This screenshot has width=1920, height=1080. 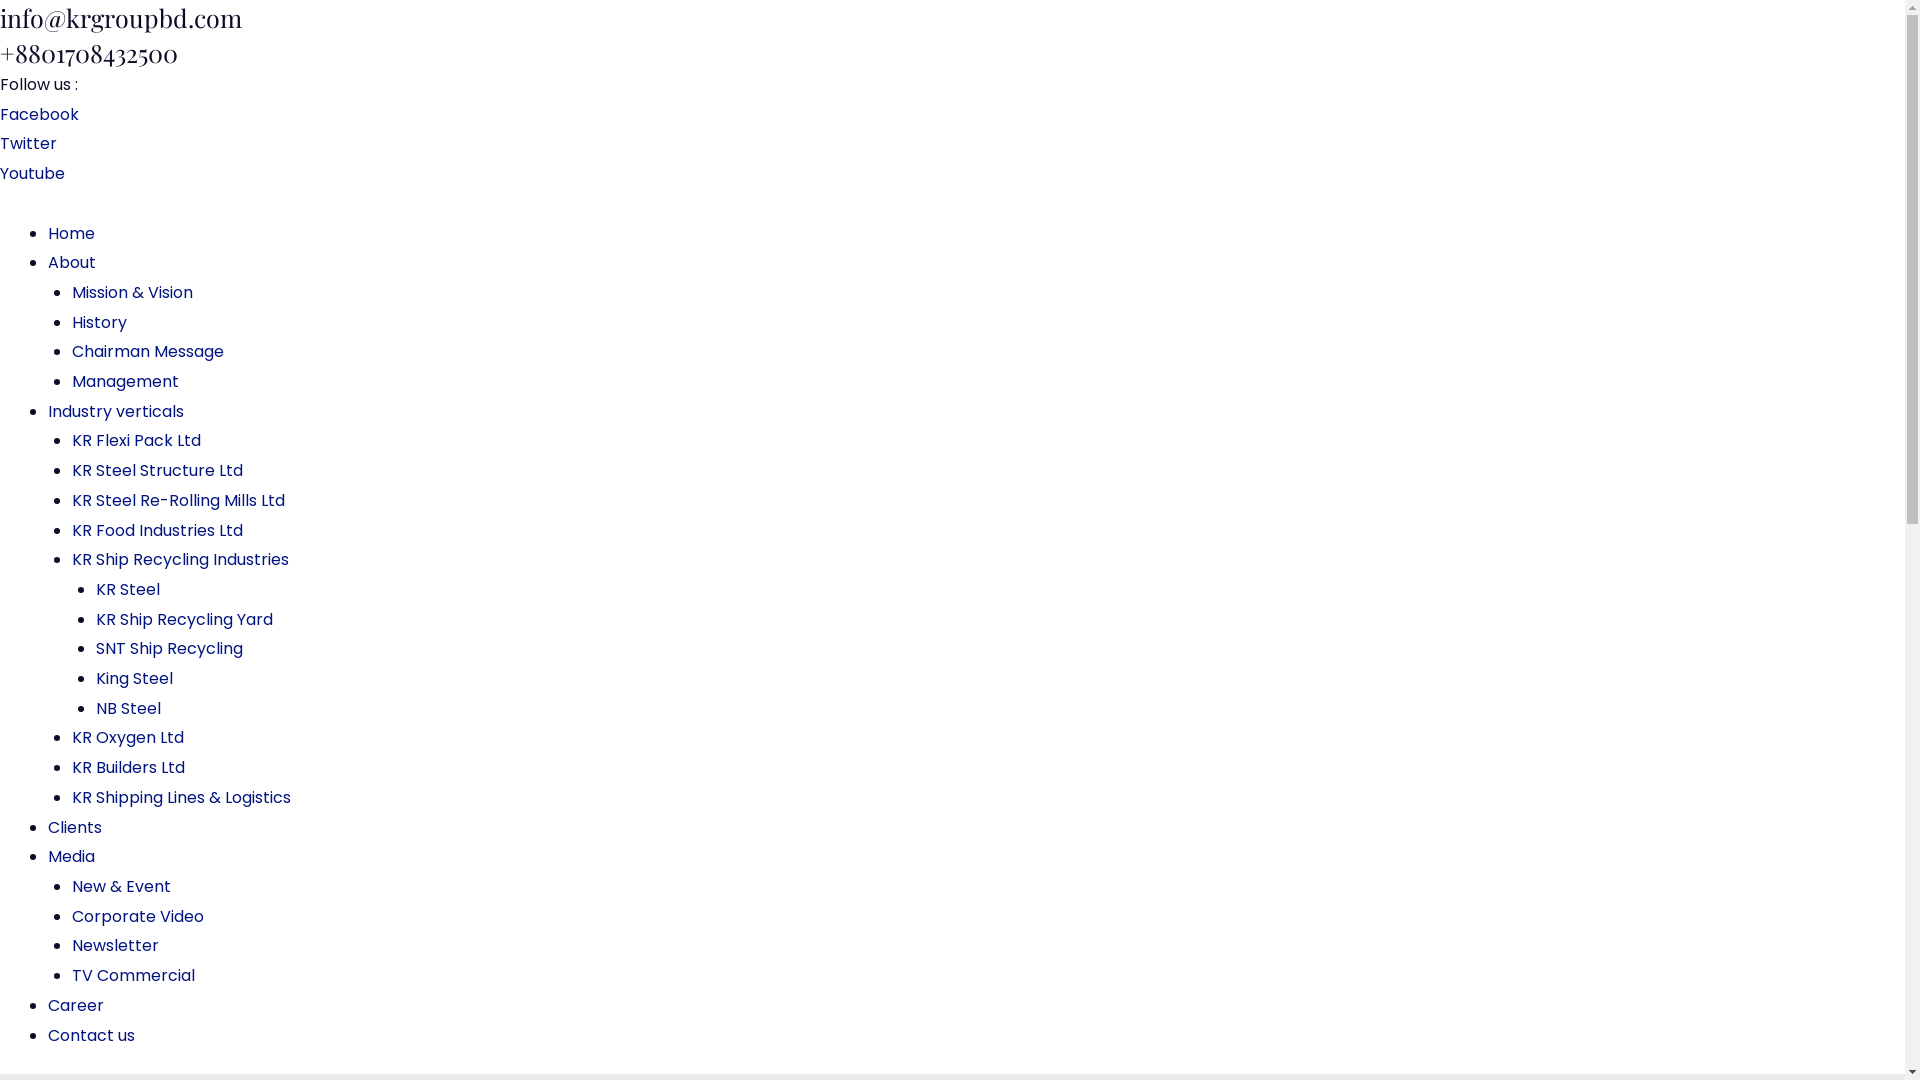 What do you see at coordinates (132, 974) in the screenshot?
I see `'TV Commercial'` at bounding box center [132, 974].